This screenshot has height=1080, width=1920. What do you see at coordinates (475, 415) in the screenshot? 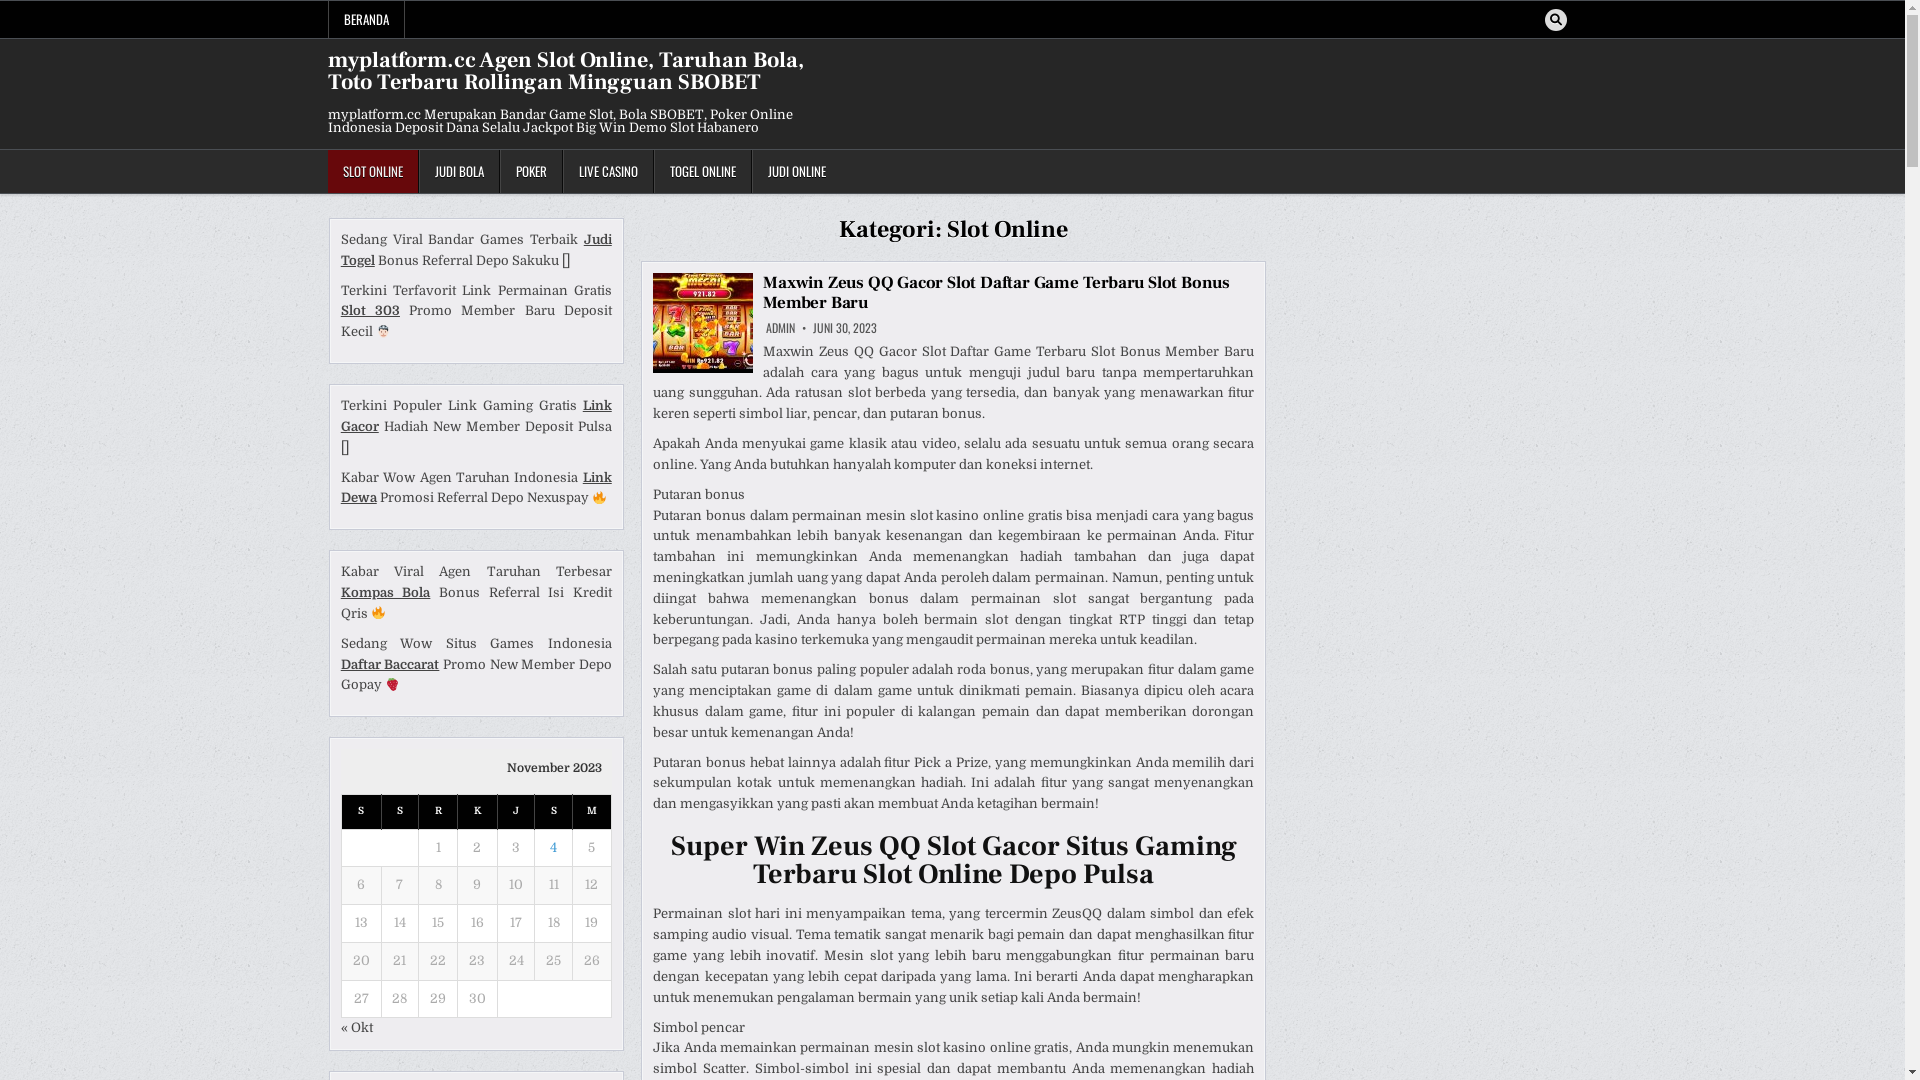
I see `'Link Gacor'` at bounding box center [475, 415].